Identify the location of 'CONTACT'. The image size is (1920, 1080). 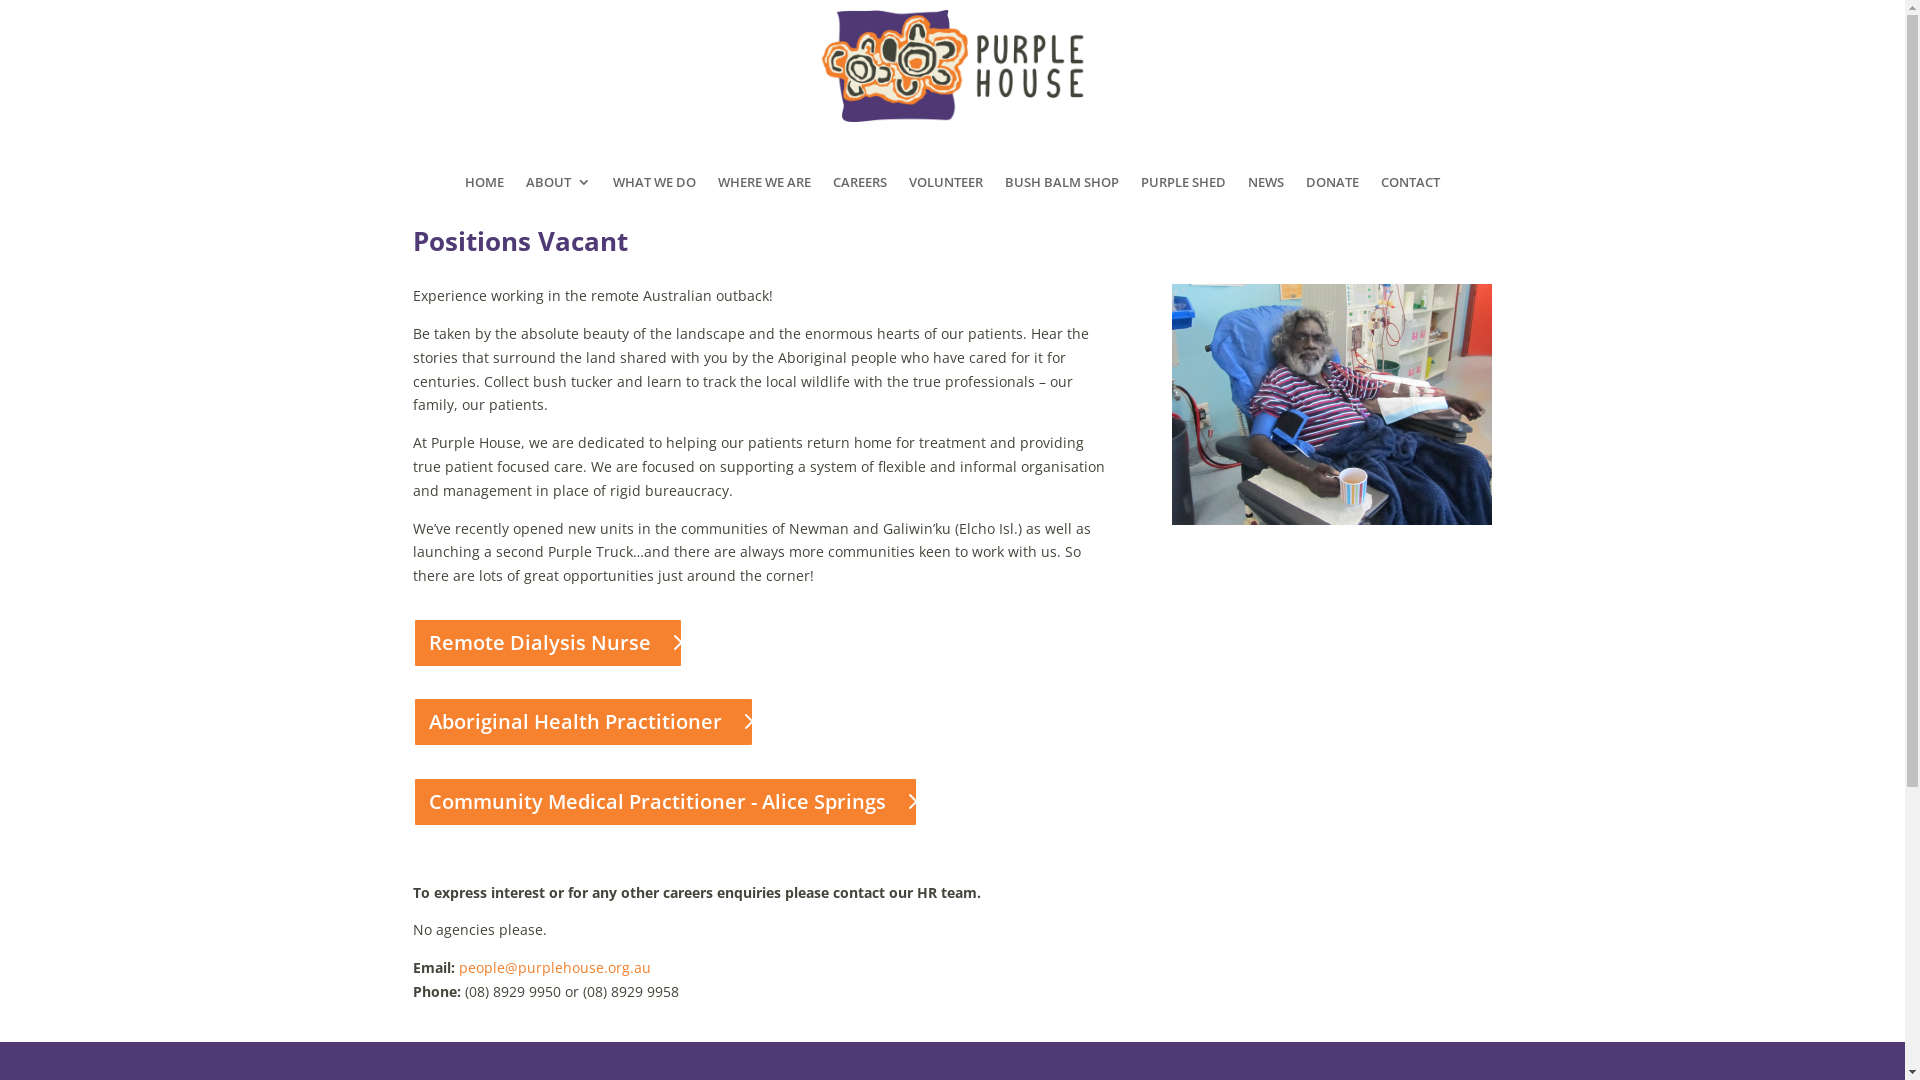
(1409, 196).